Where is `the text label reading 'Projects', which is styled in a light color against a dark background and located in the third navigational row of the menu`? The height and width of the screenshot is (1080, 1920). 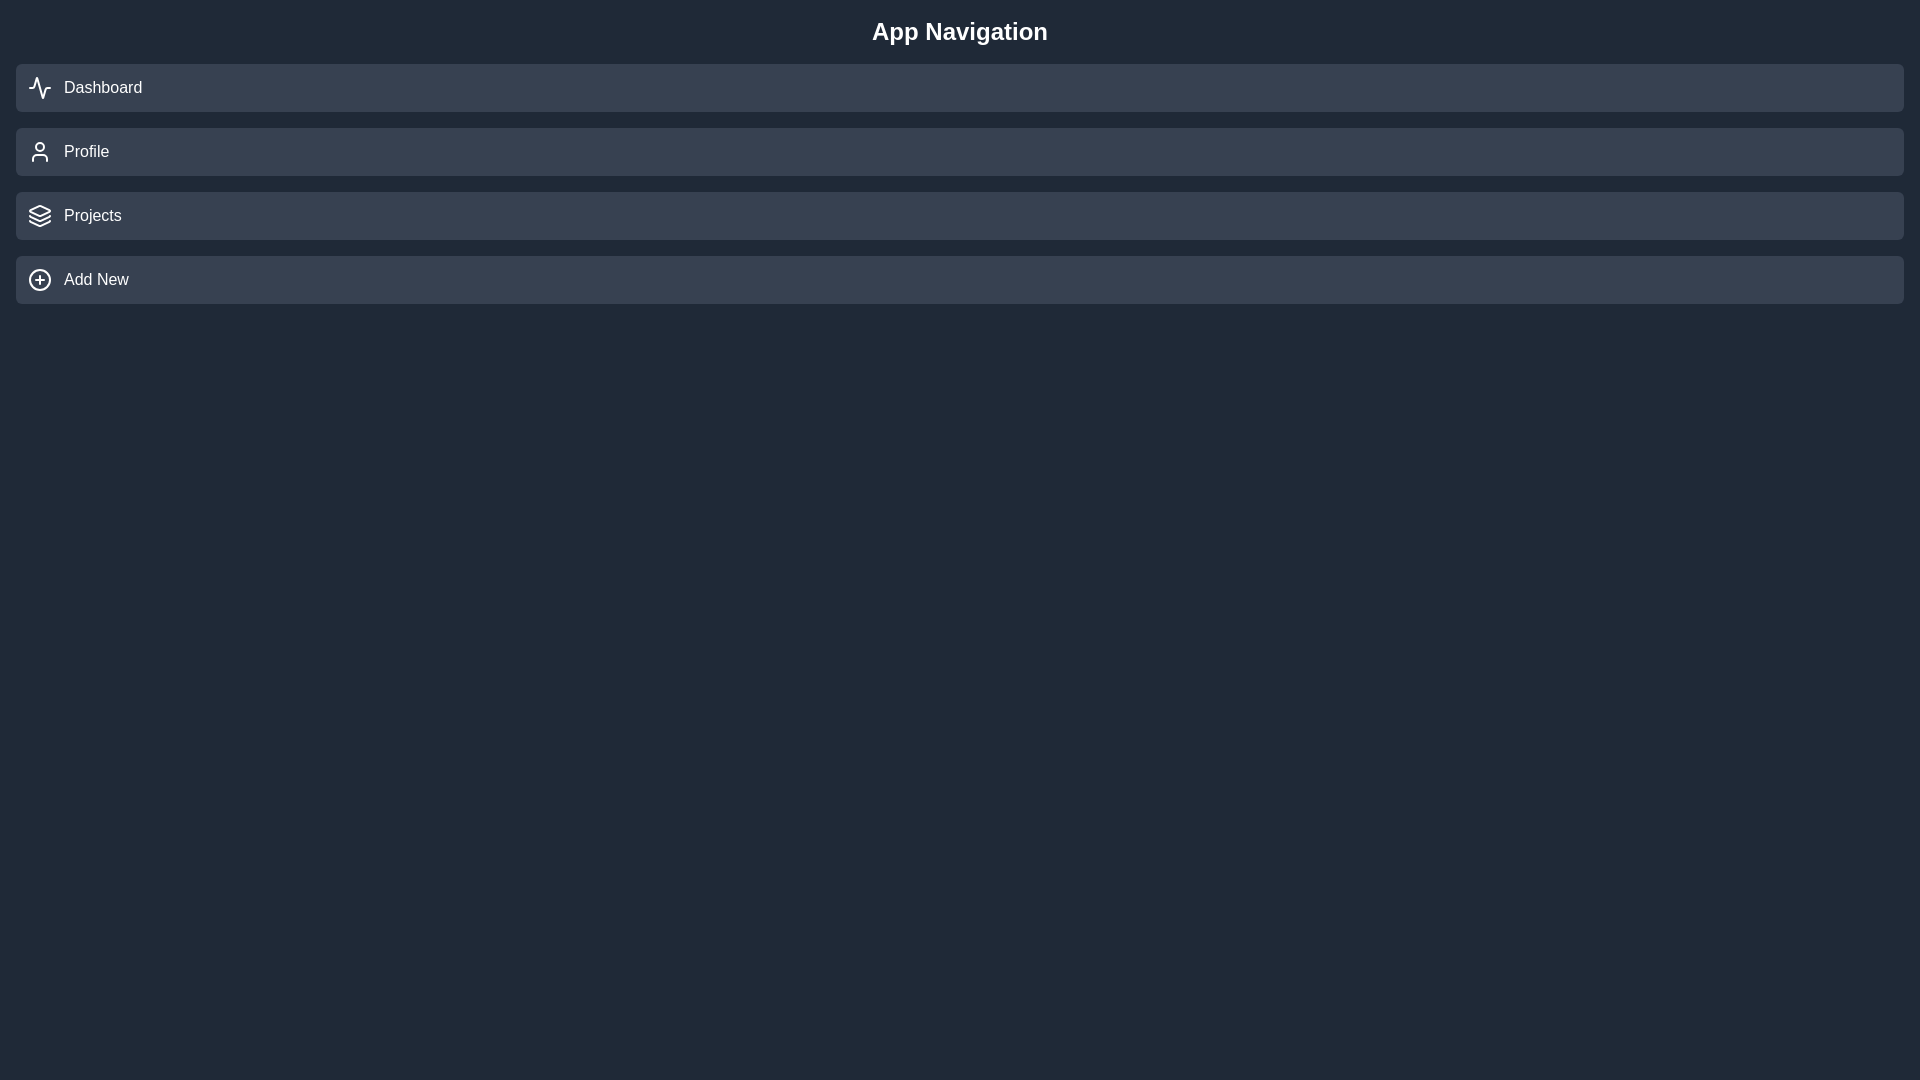 the text label reading 'Projects', which is styled in a light color against a dark background and located in the third navigational row of the menu is located at coordinates (91, 216).